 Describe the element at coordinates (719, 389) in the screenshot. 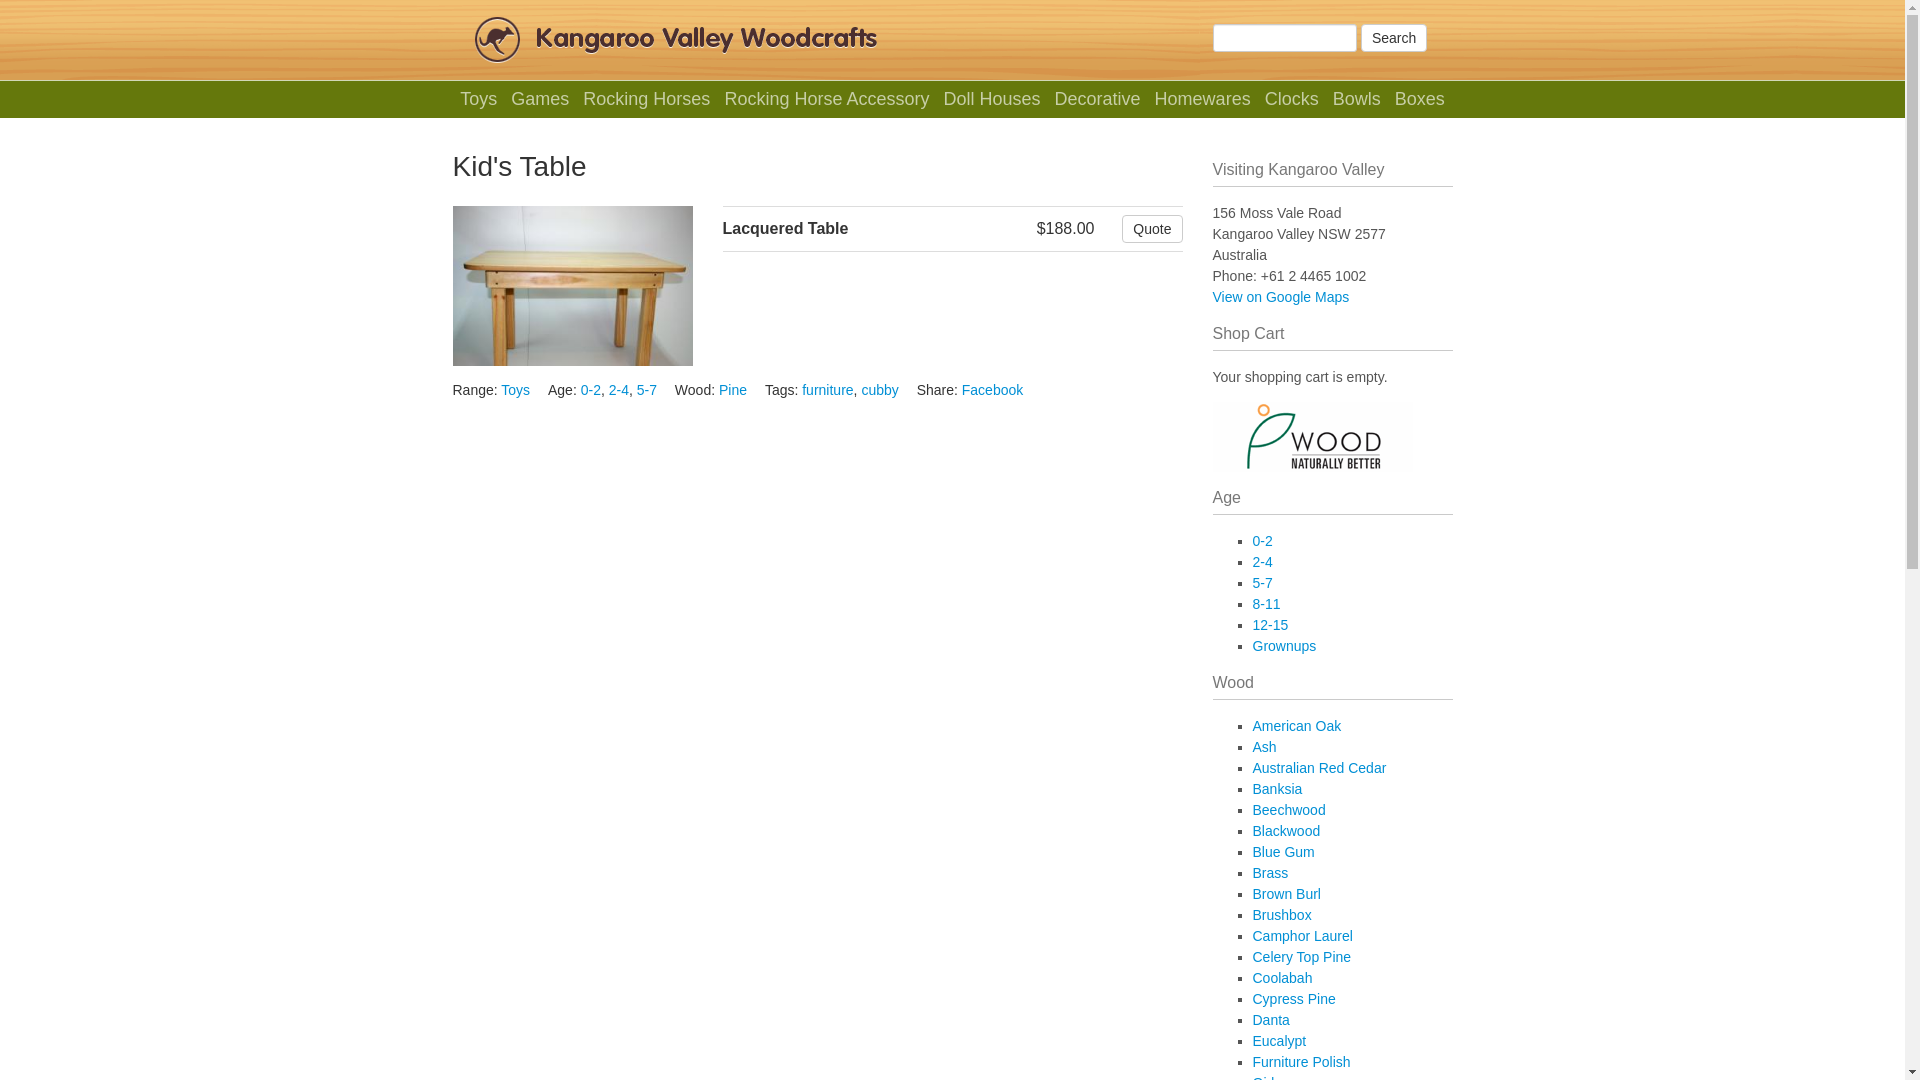

I see `'Pine'` at that location.